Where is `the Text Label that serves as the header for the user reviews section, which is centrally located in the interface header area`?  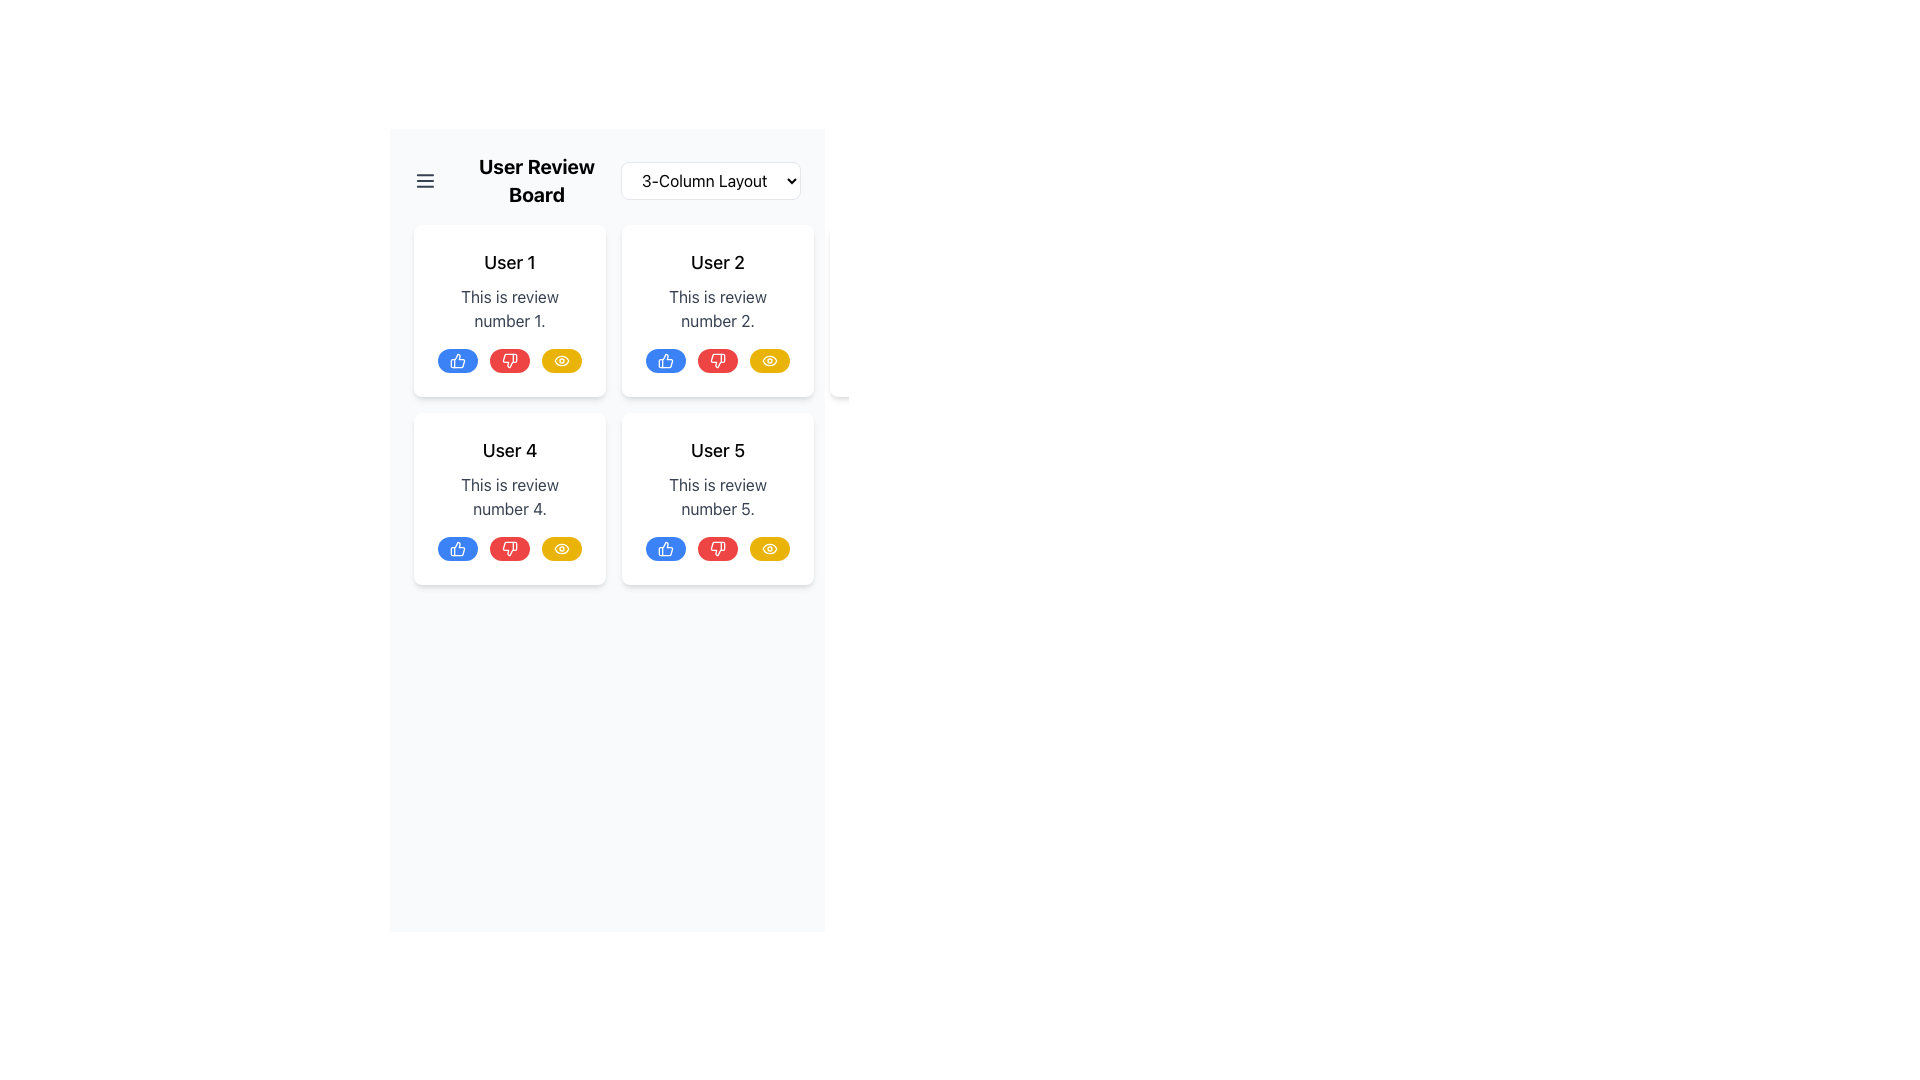
the Text Label that serves as the header for the user reviews section, which is centrally located in the interface header area is located at coordinates (537, 181).